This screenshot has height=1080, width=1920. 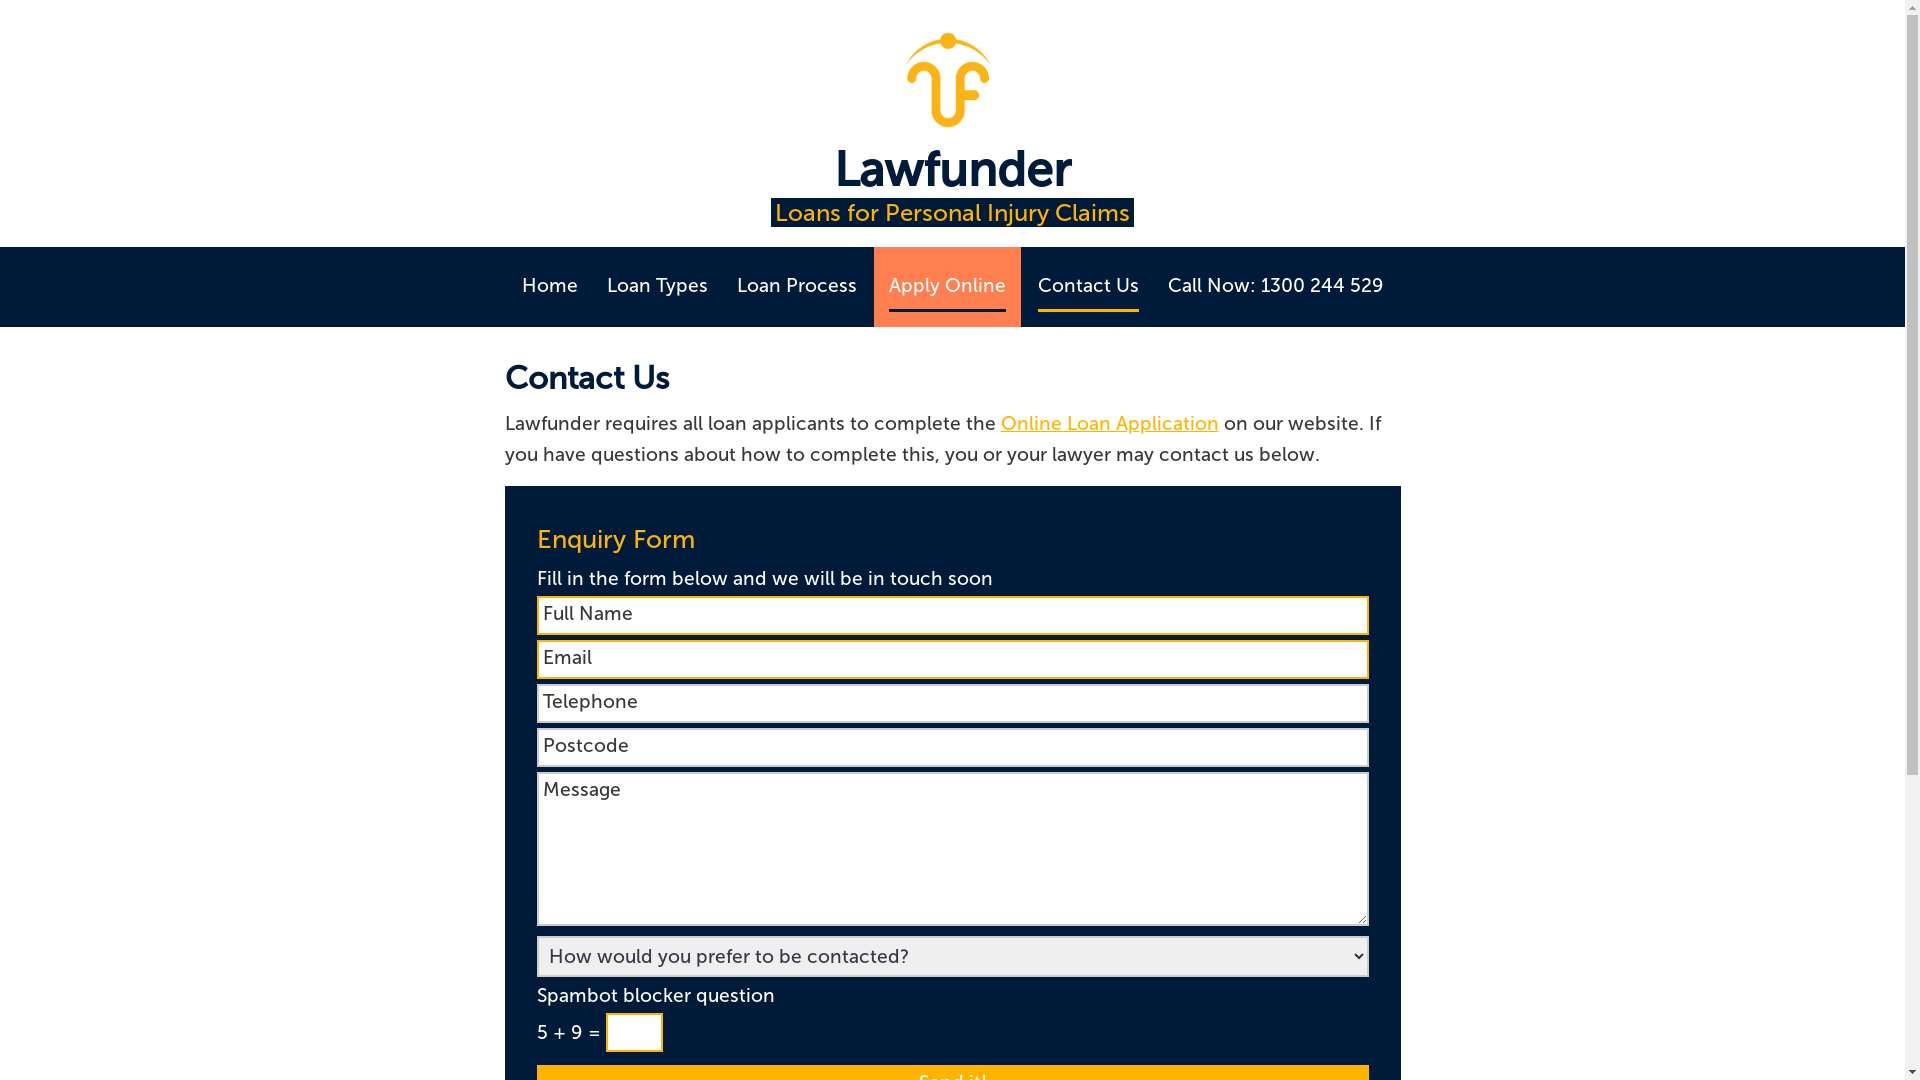 I want to click on 'Loan Process', so click(x=795, y=286).